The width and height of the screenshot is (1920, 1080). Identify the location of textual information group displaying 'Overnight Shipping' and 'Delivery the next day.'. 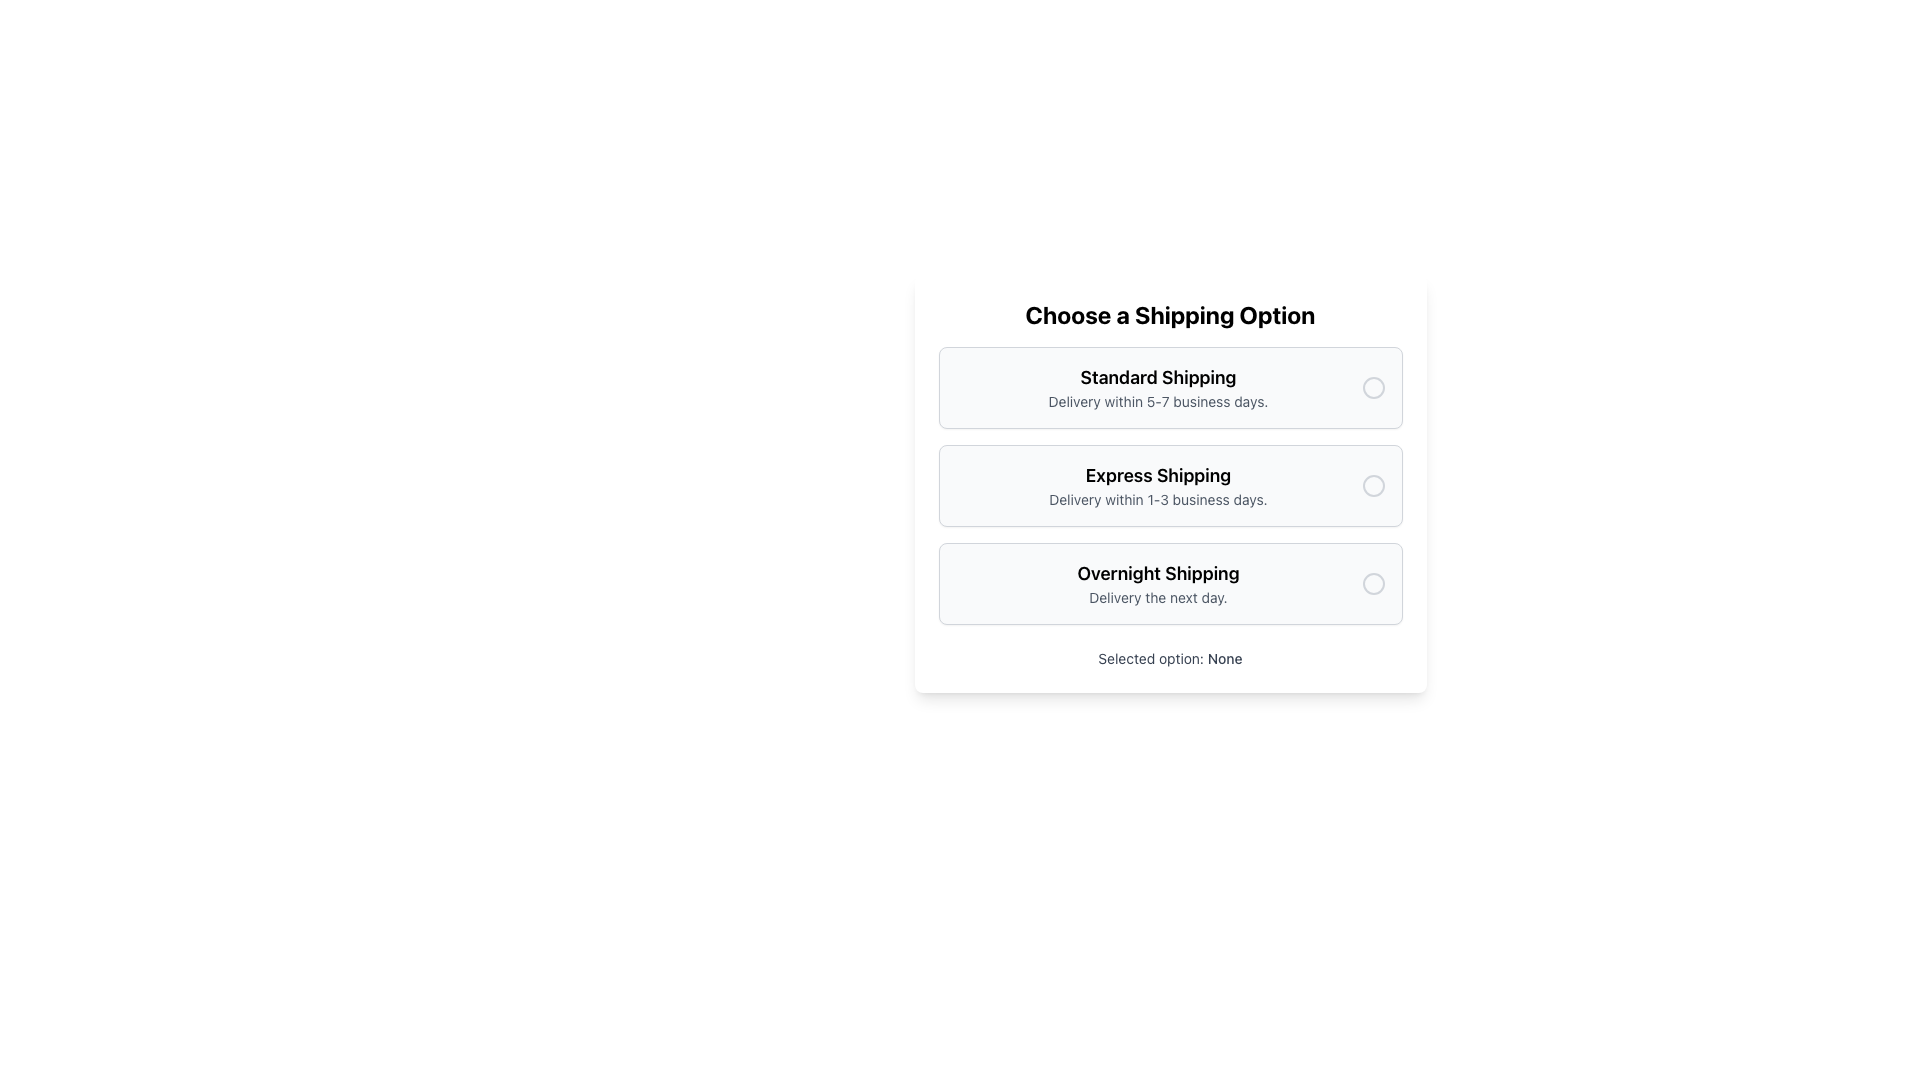
(1158, 583).